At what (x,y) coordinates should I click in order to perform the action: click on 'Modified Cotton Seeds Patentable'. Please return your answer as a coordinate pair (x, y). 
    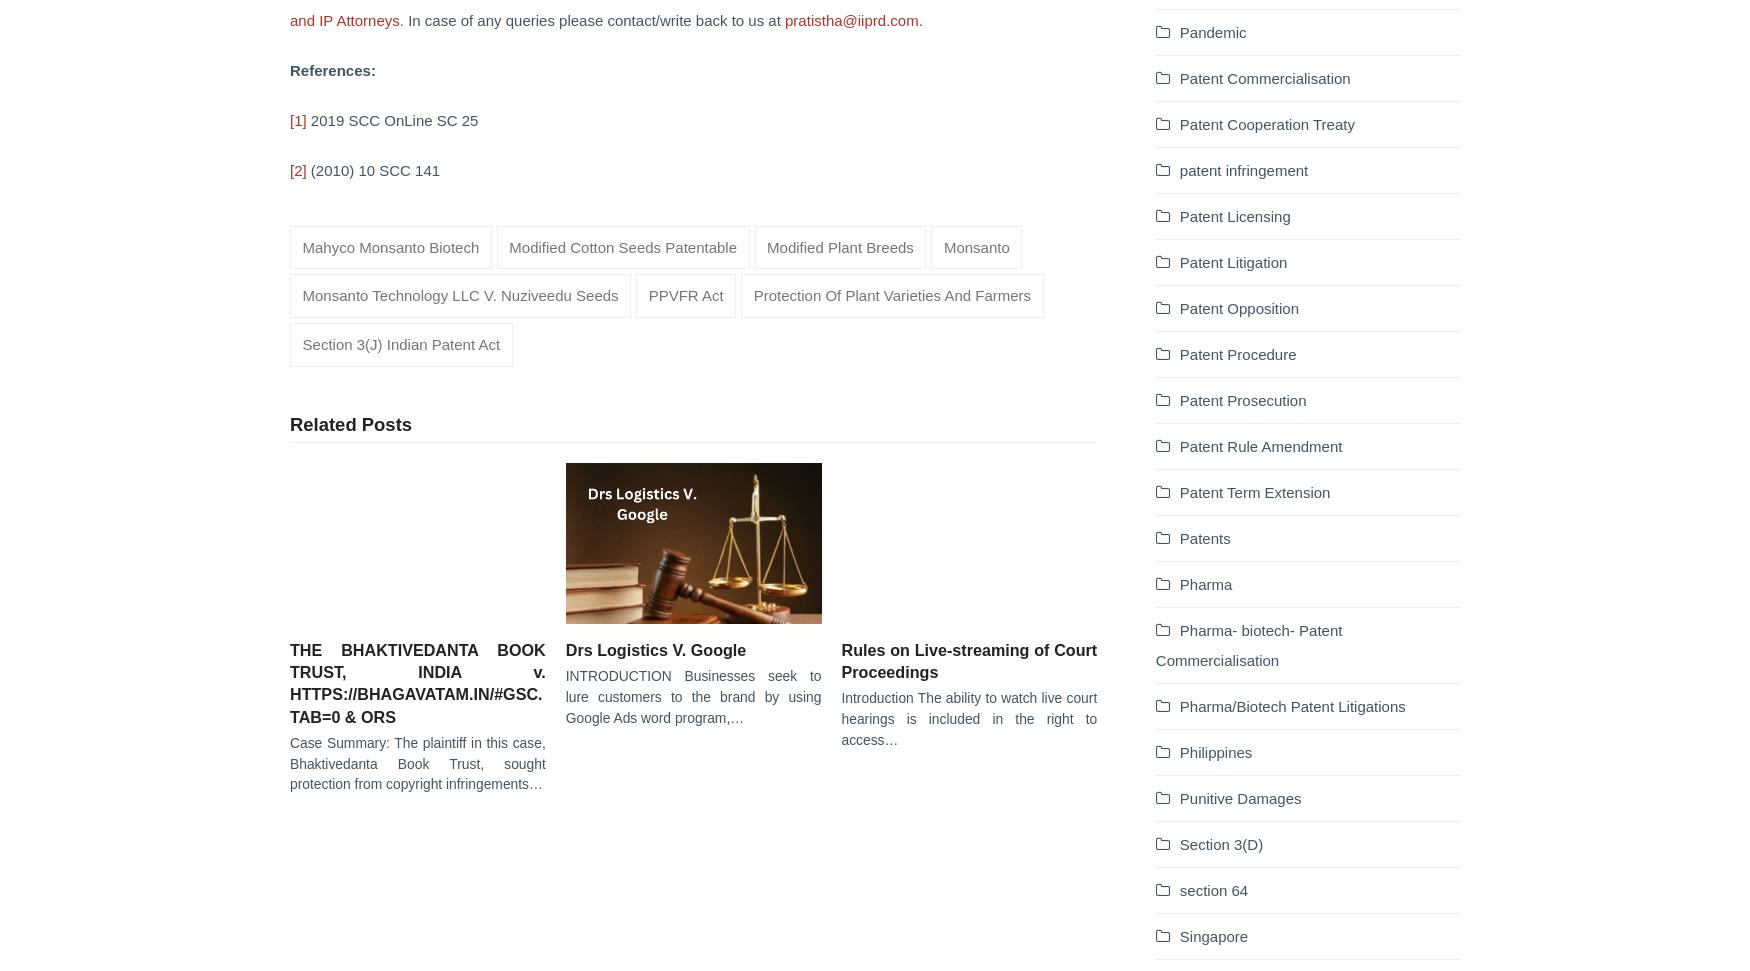
    Looking at the image, I should click on (623, 246).